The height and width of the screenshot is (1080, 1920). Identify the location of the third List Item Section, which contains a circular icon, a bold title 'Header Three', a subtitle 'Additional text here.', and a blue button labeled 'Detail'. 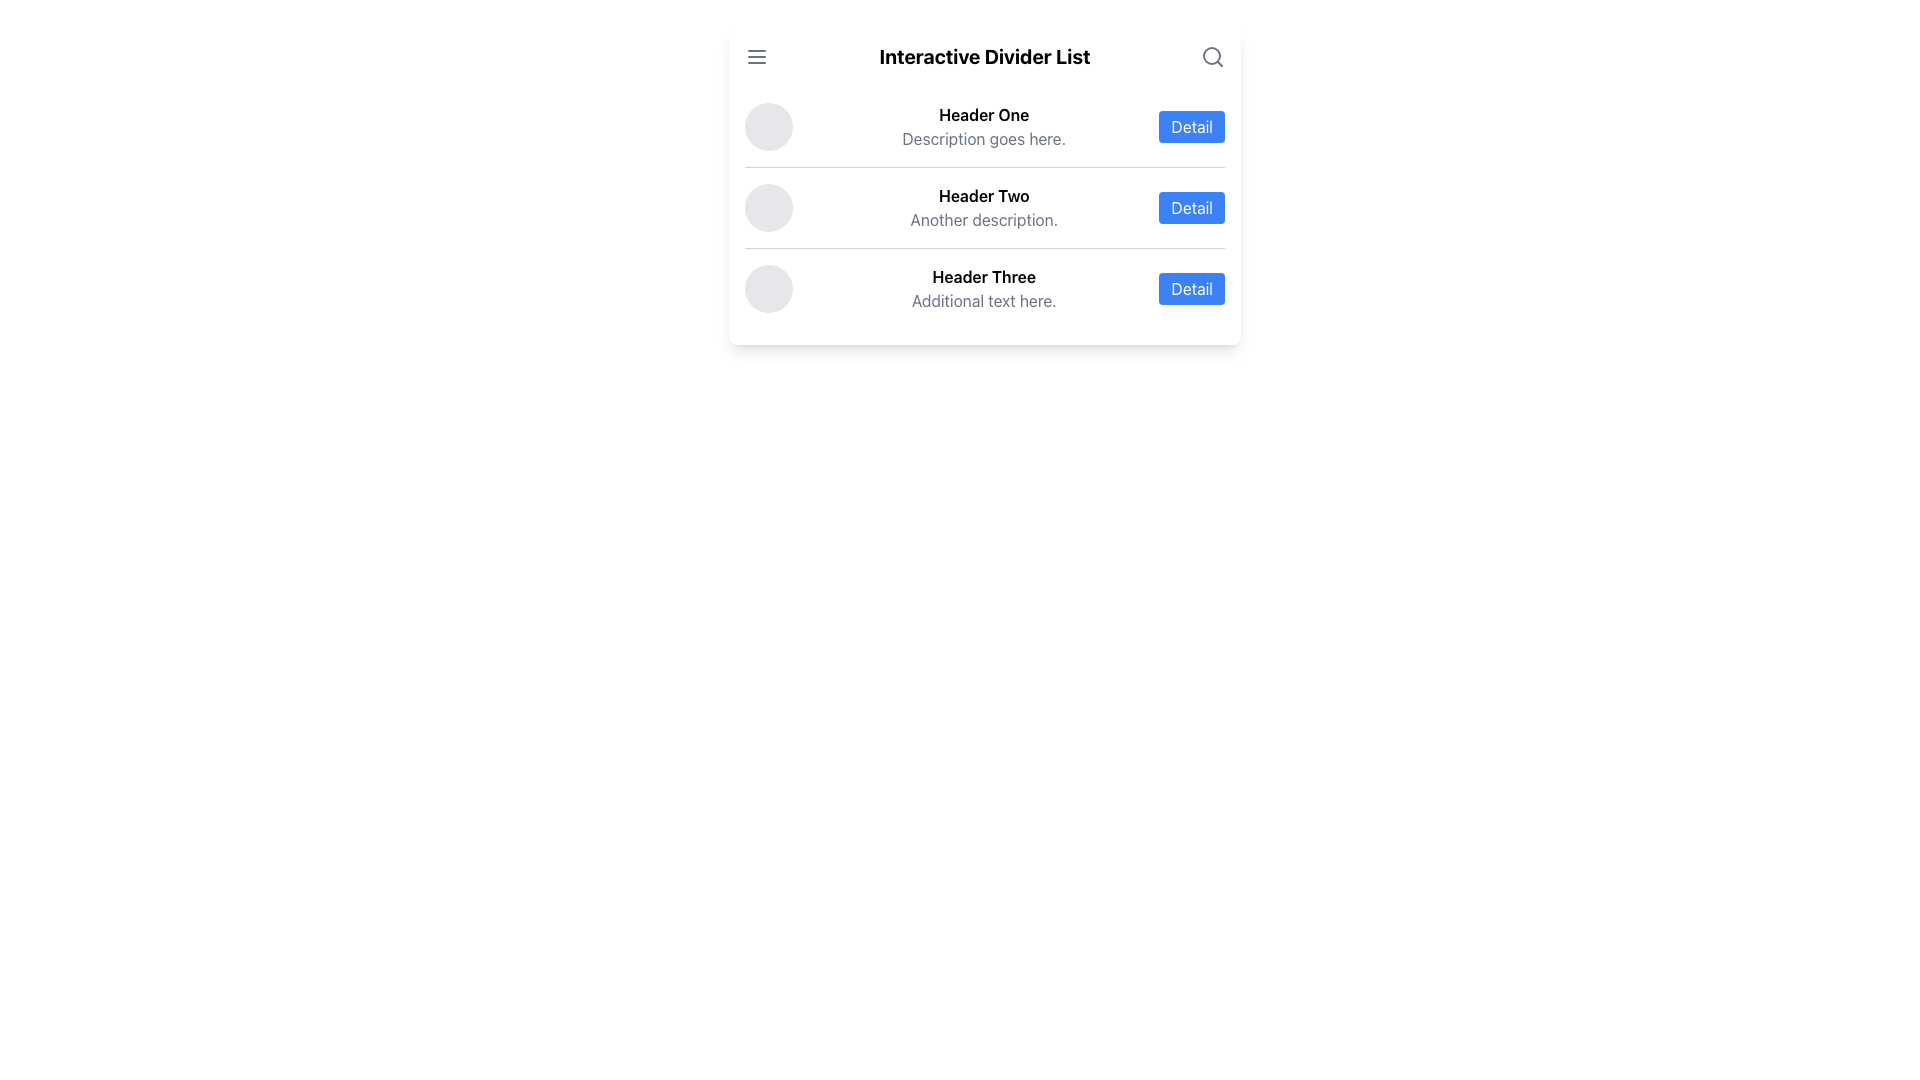
(984, 288).